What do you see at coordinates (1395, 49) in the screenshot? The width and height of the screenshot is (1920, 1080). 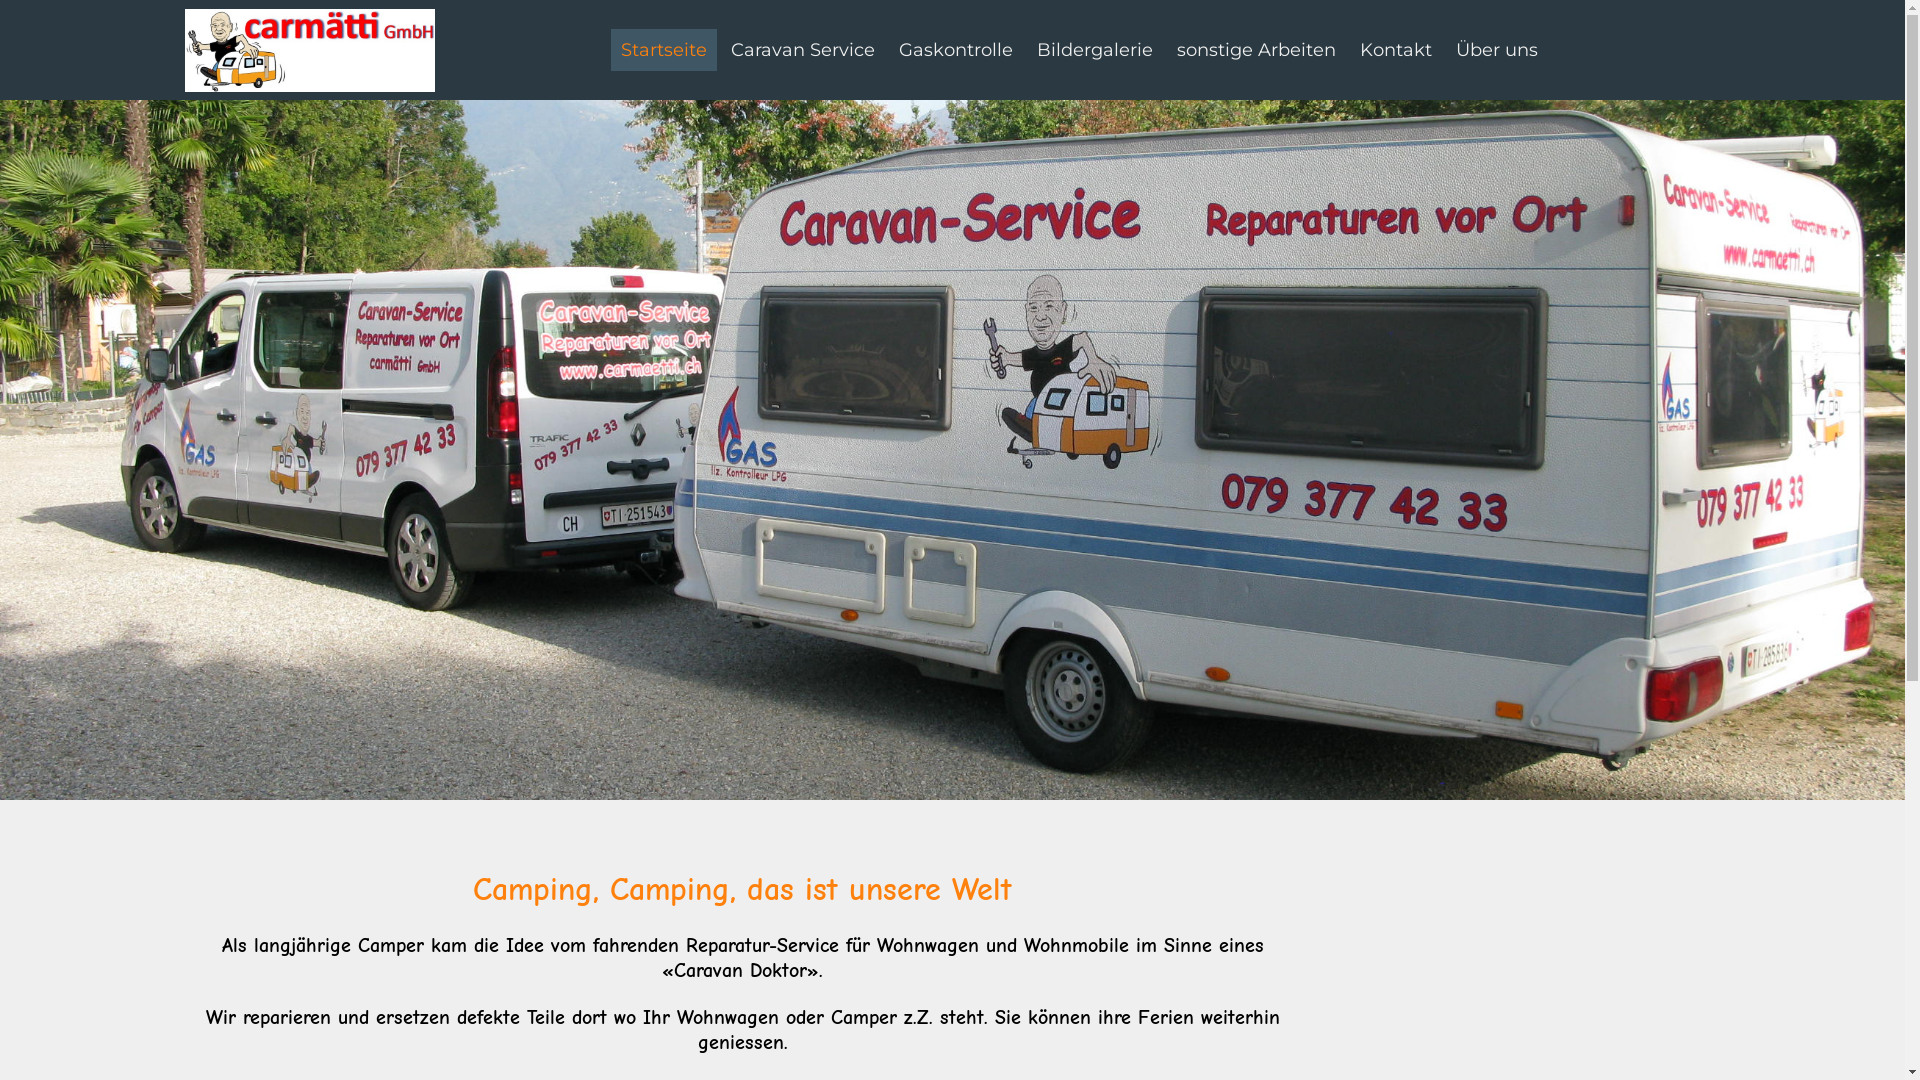 I see `'Kontakt'` at bounding box center [1395, 49].